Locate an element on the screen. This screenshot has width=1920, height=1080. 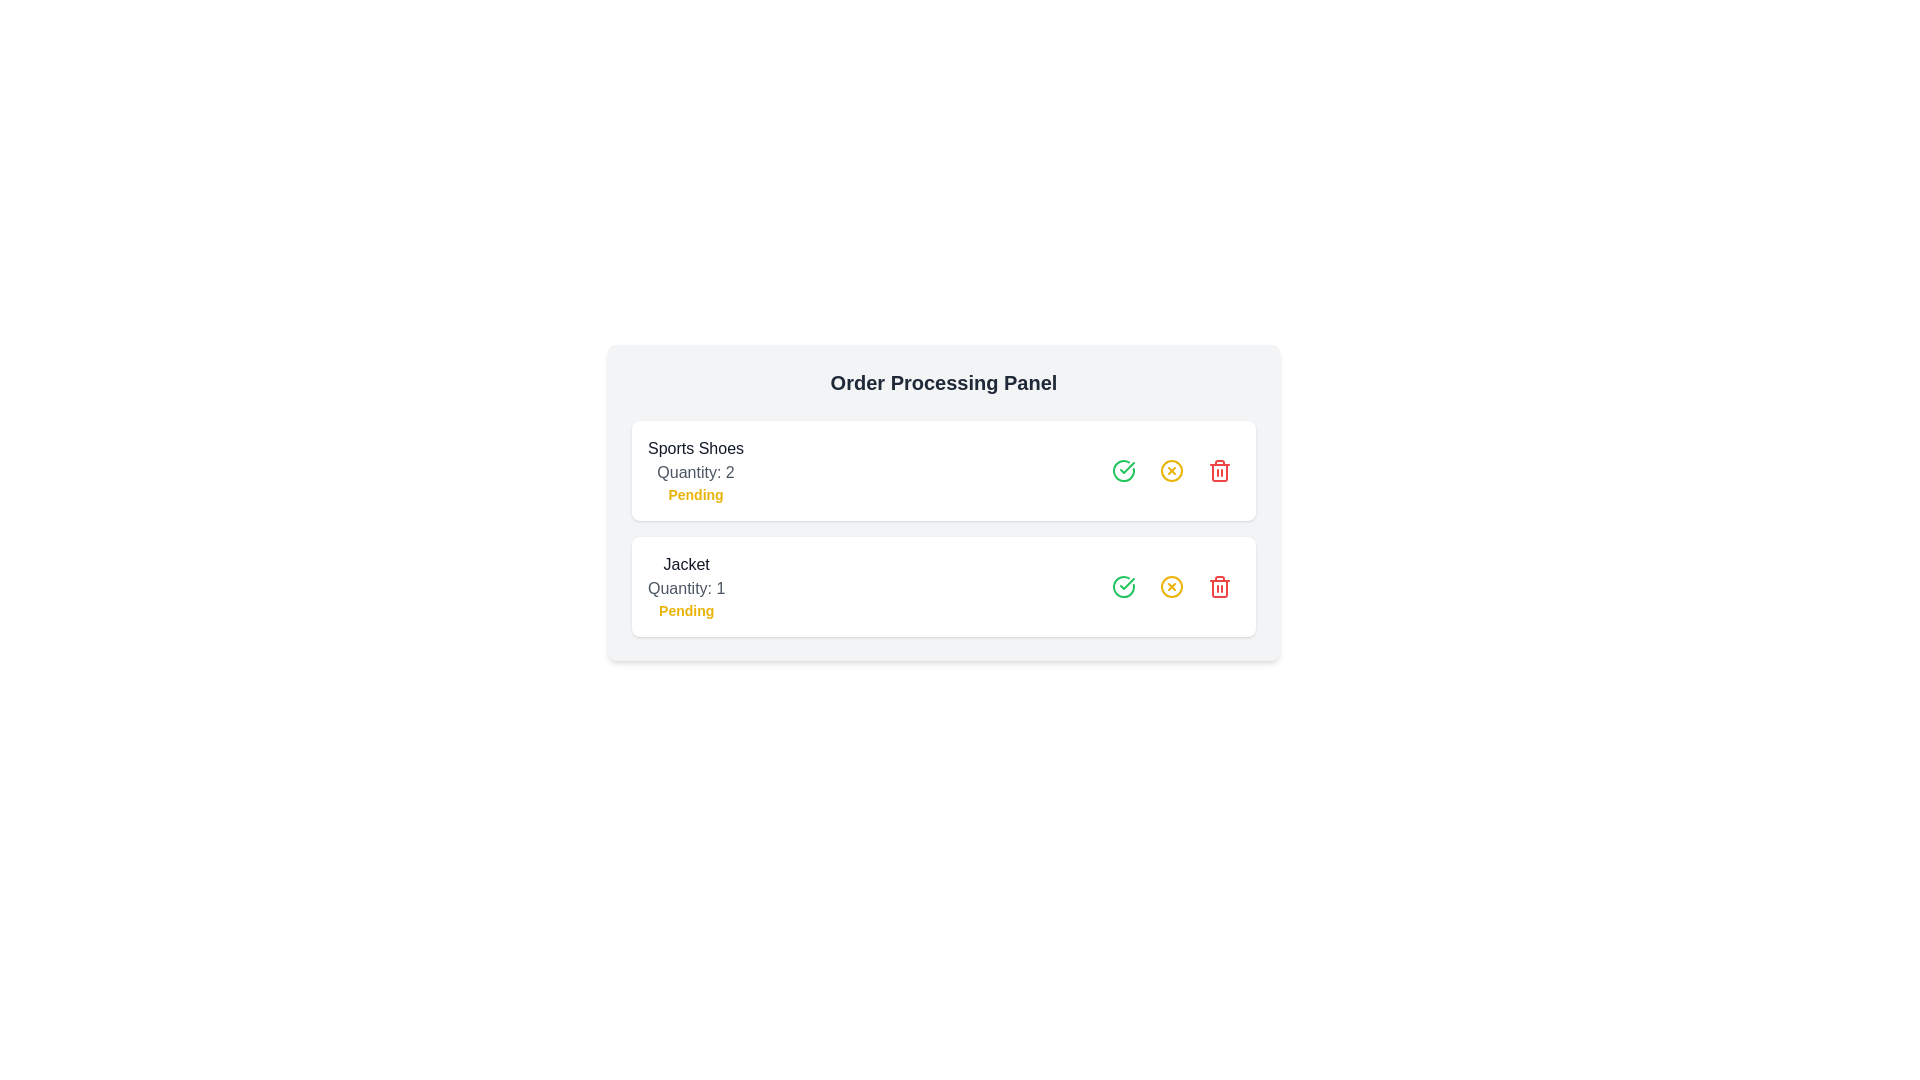
the Text display component that provides detailed information about an item in an order, which includes the item's name, quantity, and current status (Pending) is located at coordinates (696, 470).